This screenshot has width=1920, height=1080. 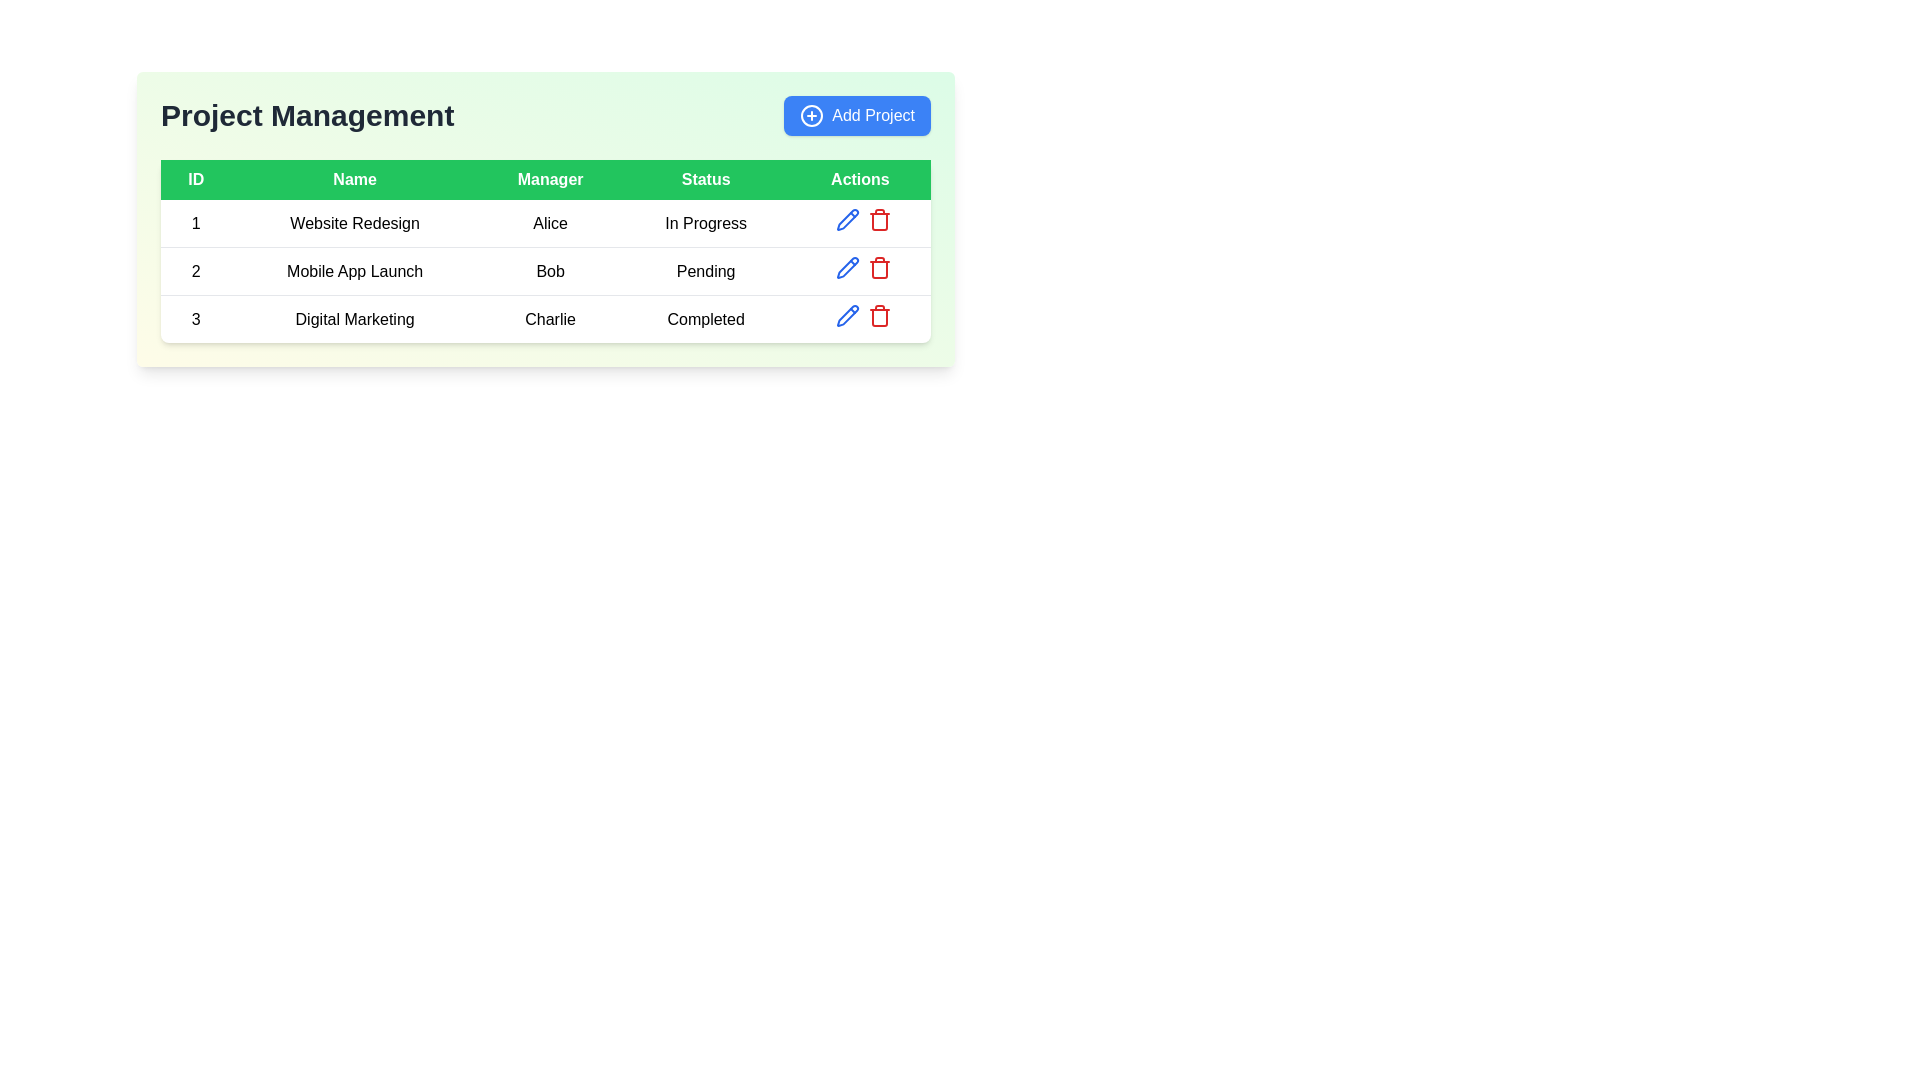 What do you see at coordinates (812, 115) in the screenshot?
I see `circle element that is styled with a stroke and no fill, part of the 'Add Project' button with a rounded blue background, located in the top-right segment of the interface` at bounding box center [812, 115].